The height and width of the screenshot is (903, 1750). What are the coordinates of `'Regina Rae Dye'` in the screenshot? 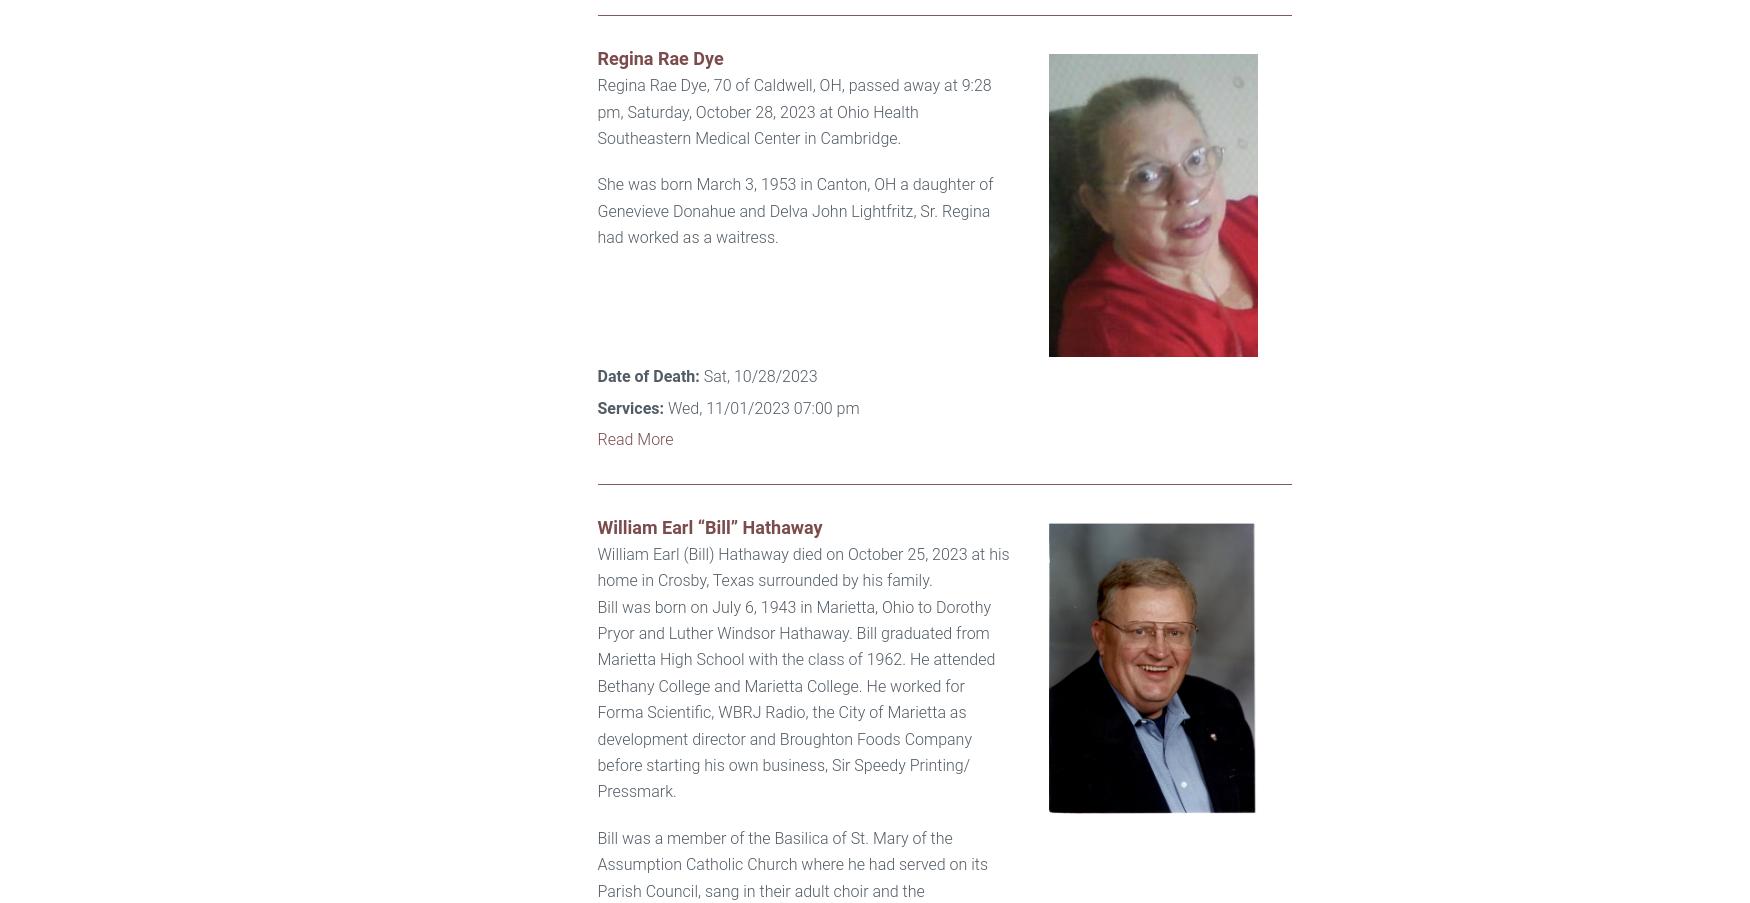 It's located at (596, 56).